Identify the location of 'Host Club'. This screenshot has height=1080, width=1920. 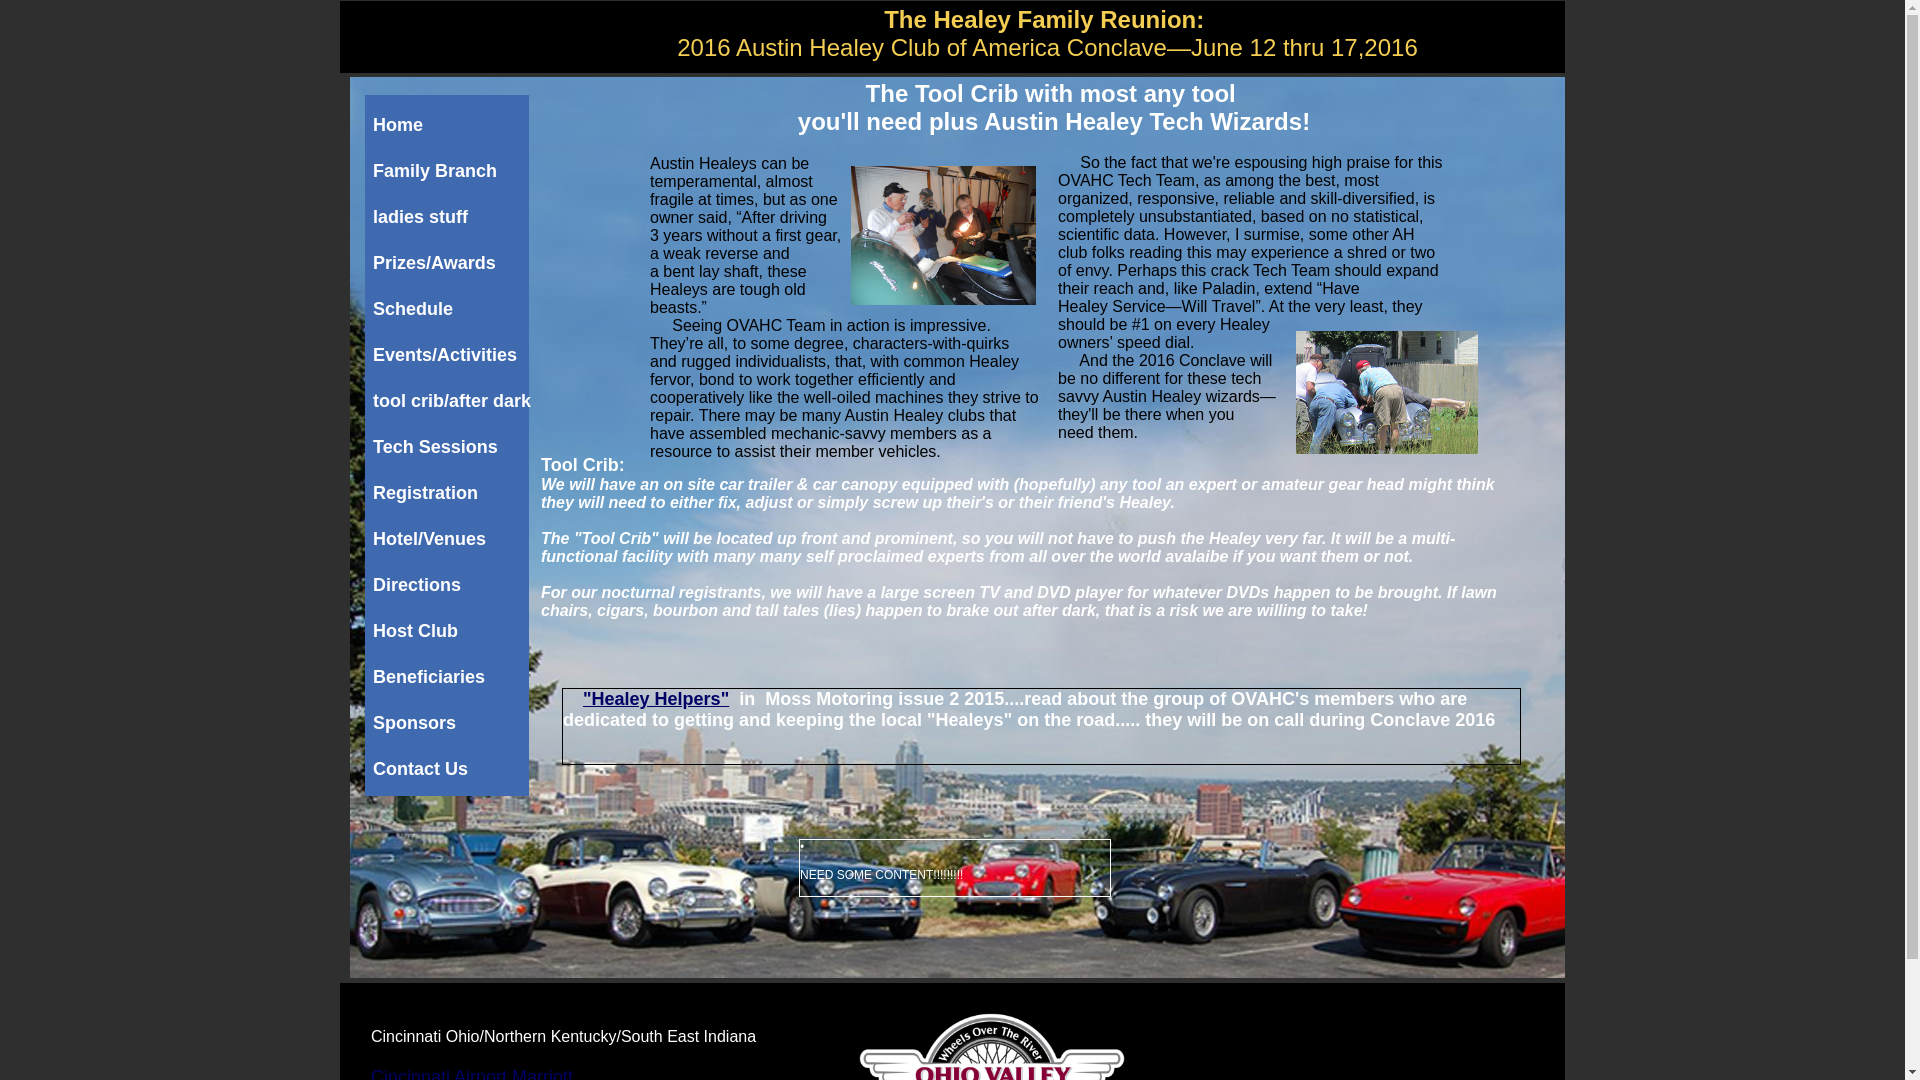
(373, 632).